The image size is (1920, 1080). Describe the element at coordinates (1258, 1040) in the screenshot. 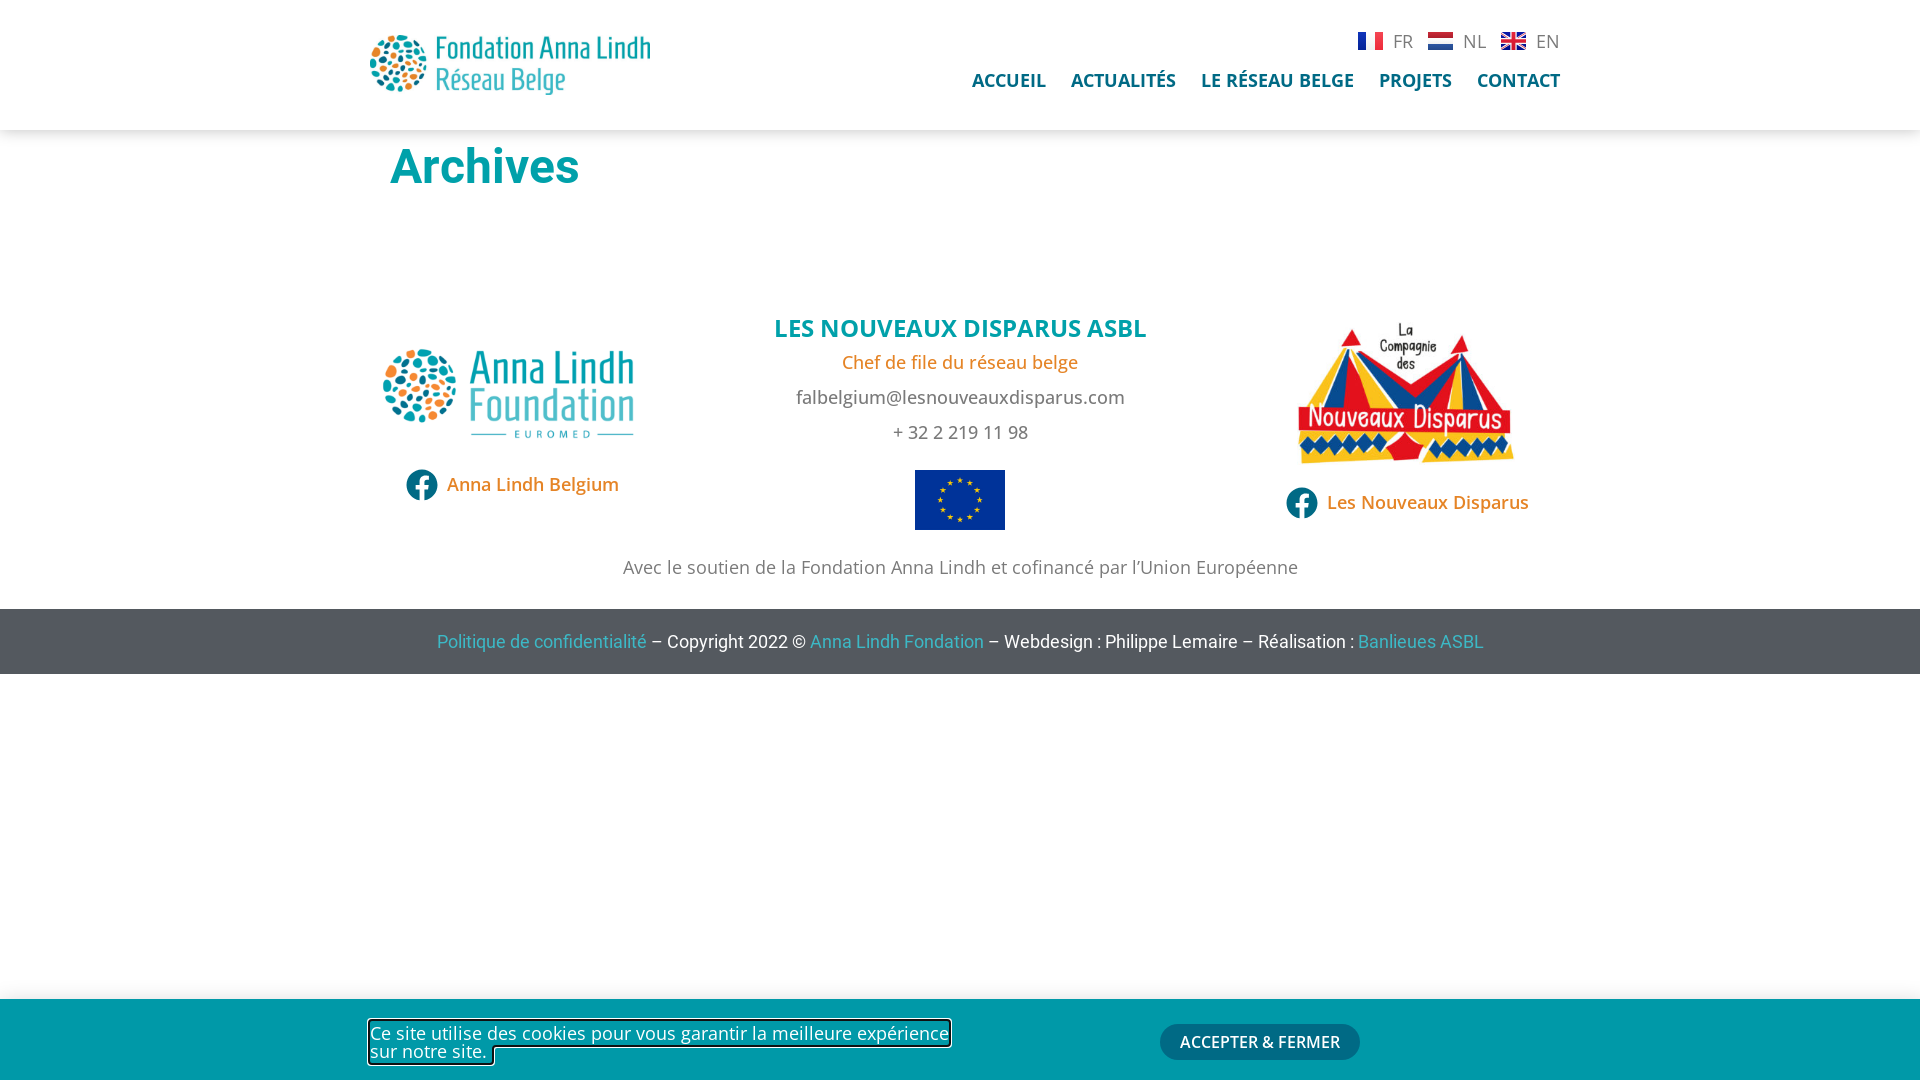

I see `'ACCEPTER & FERMER'` at that location.